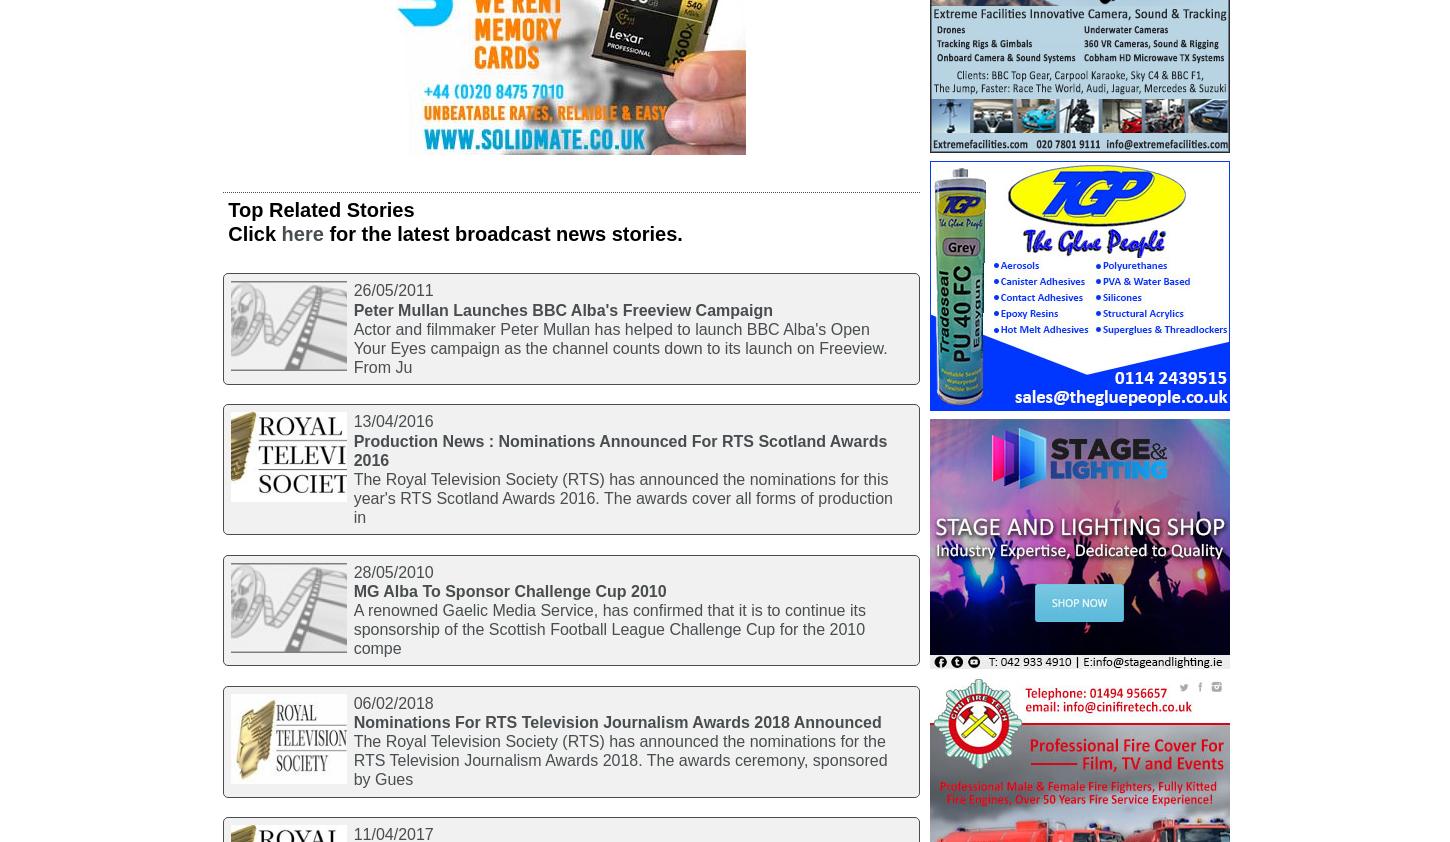  Describe the element at coordinates (391, 421) in the screenshot. I see `'13/04/2016'` at that location.